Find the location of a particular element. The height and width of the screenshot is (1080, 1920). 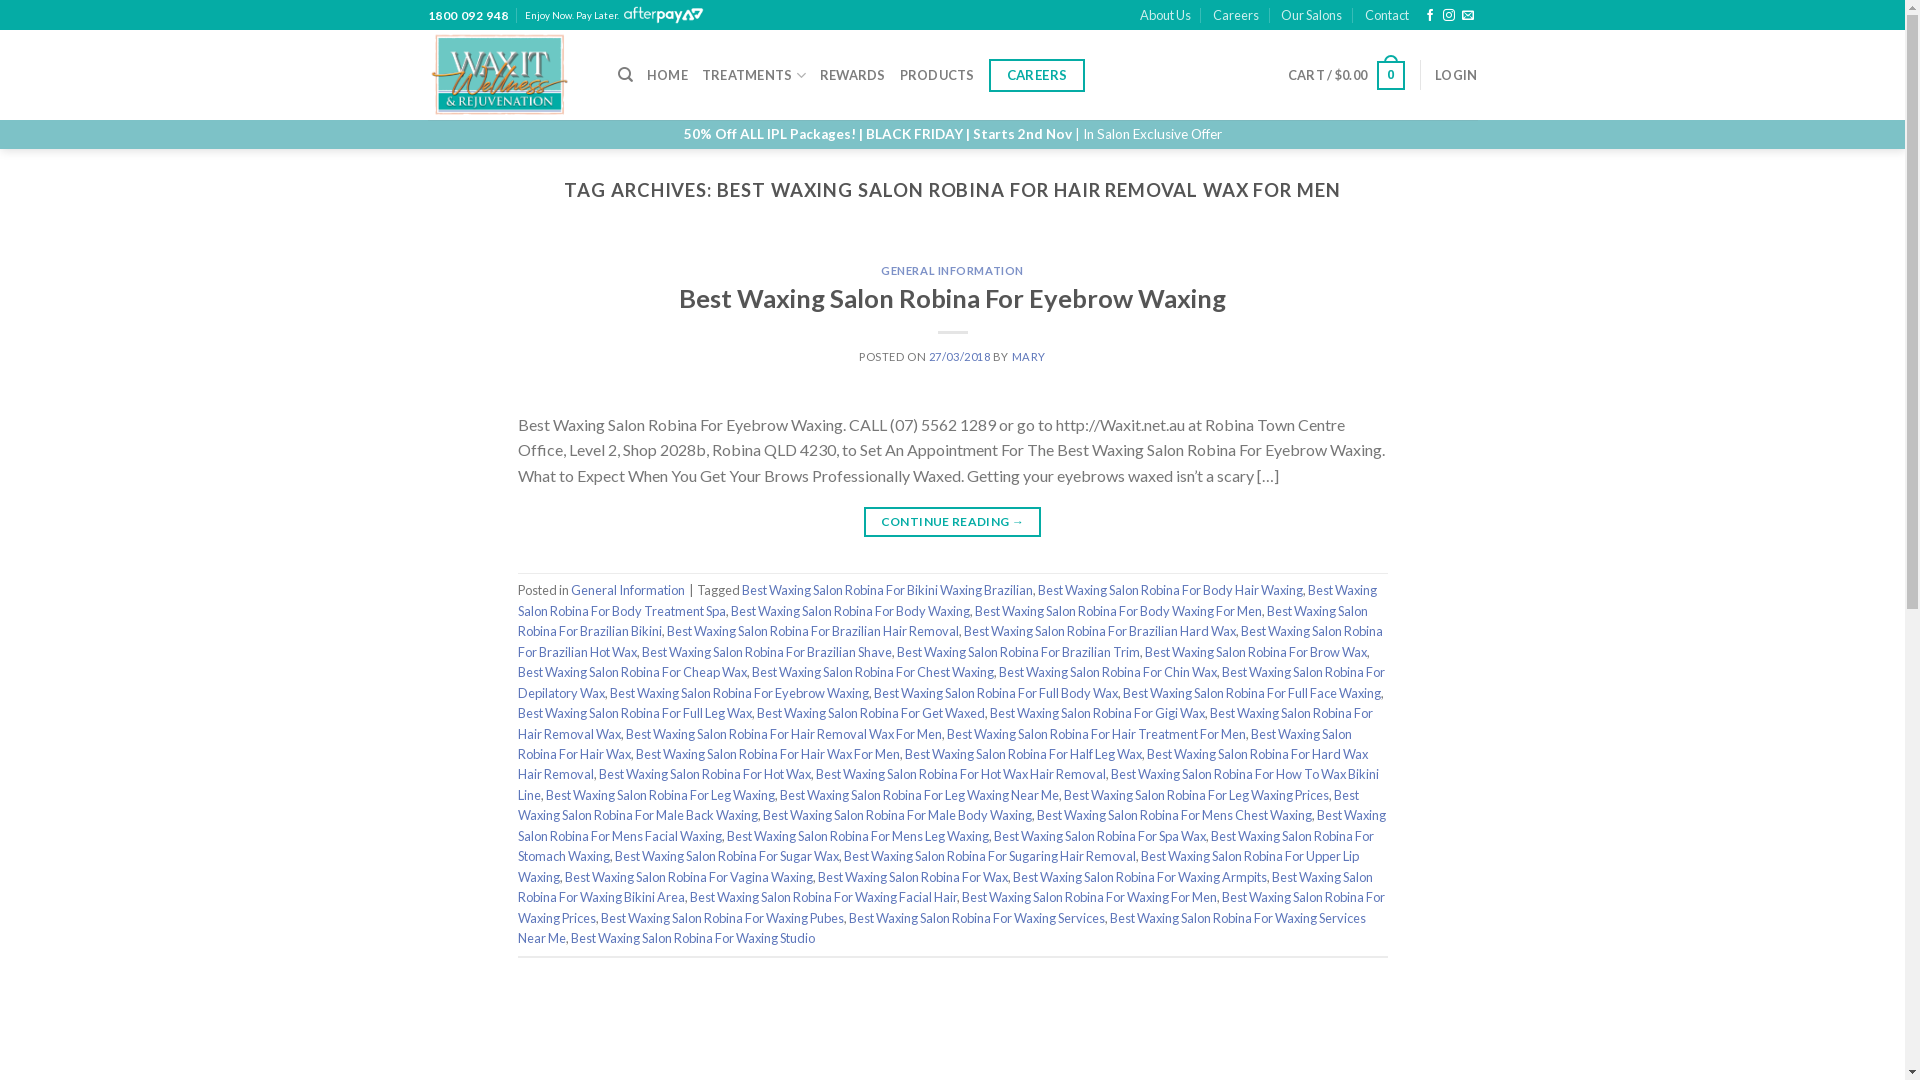

'Best Waxing Salon Robina For Waxing Services' is located at coordinates (975, 918).